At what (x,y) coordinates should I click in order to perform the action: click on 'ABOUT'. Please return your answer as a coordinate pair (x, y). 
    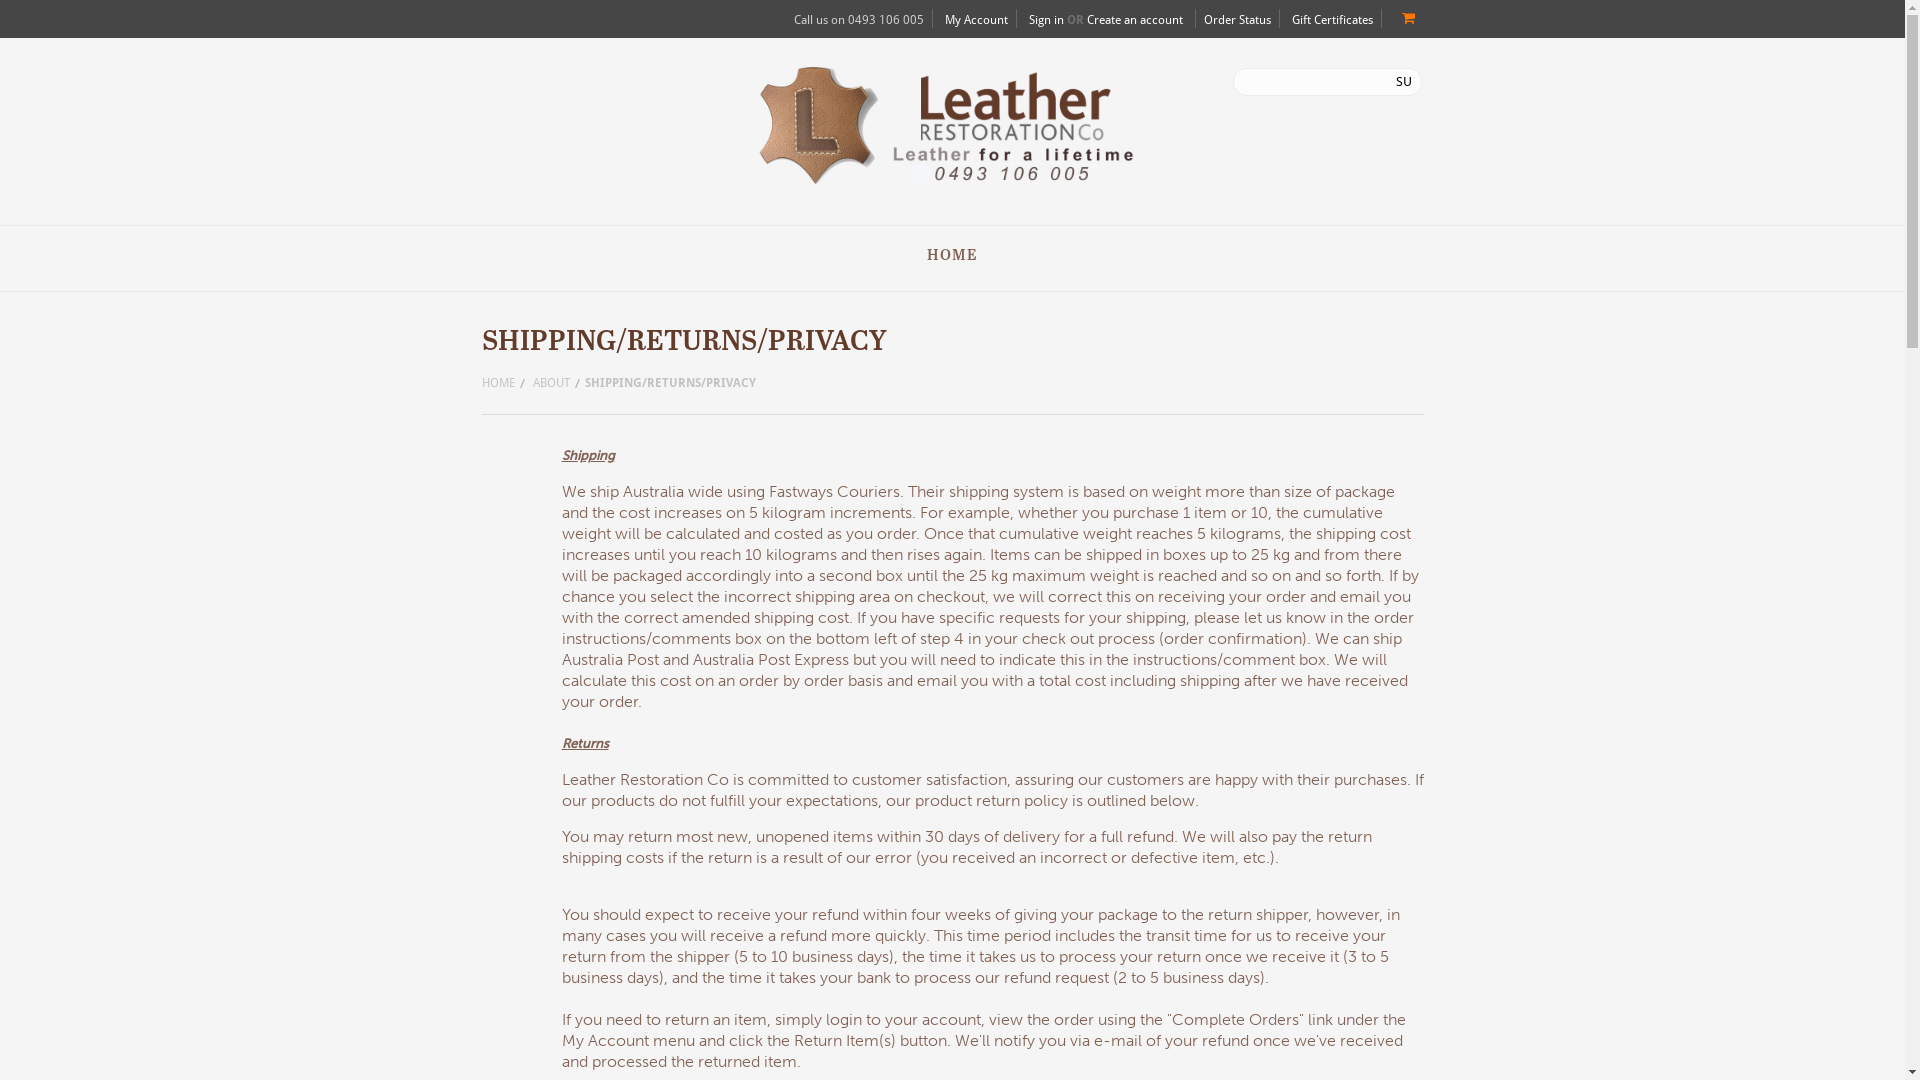
    Looking at the image, I should click on (532, 383).